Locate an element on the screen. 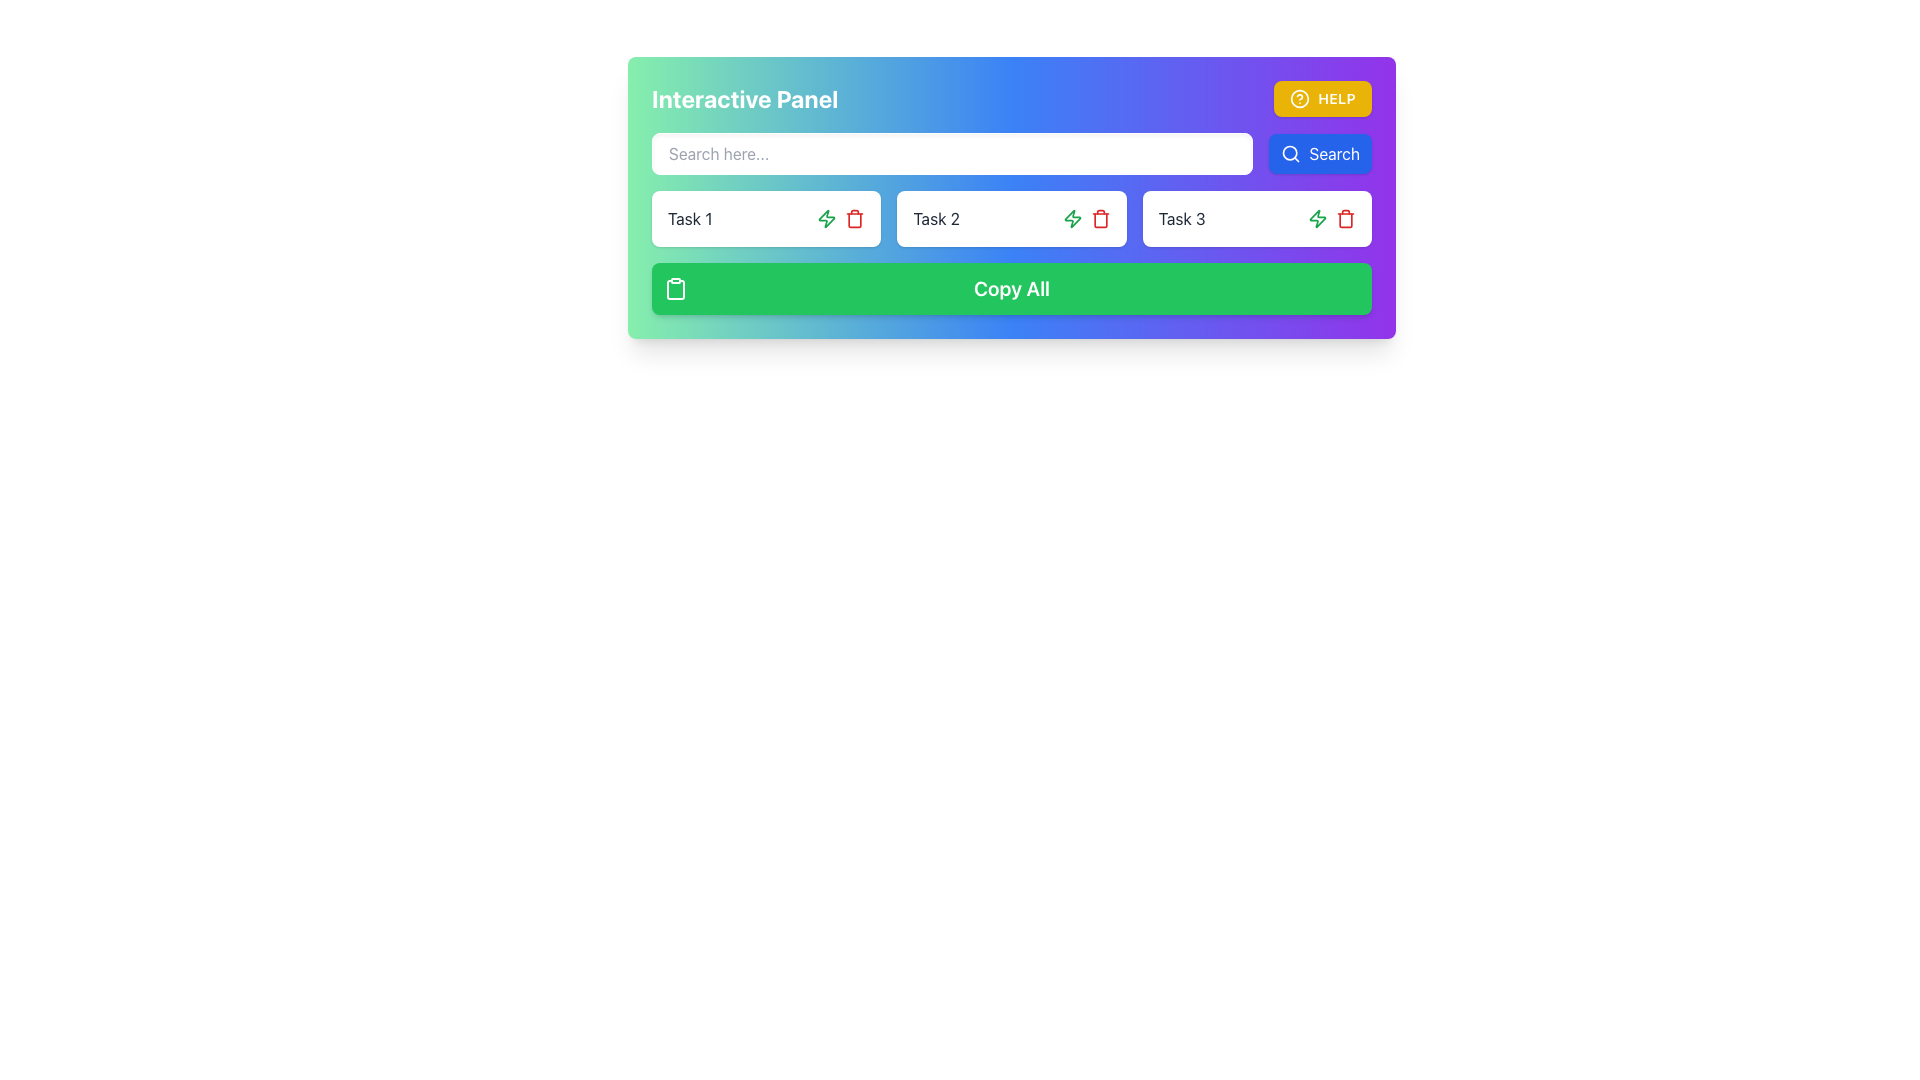 Image resolution: width=1920 pixels, height=1080 pixels. the second icon in the grouped icons inside the box labeled 'Task 2', which serves as a visual indicator for the status associated with 'Task 2' is located at coordinates (827, 219).